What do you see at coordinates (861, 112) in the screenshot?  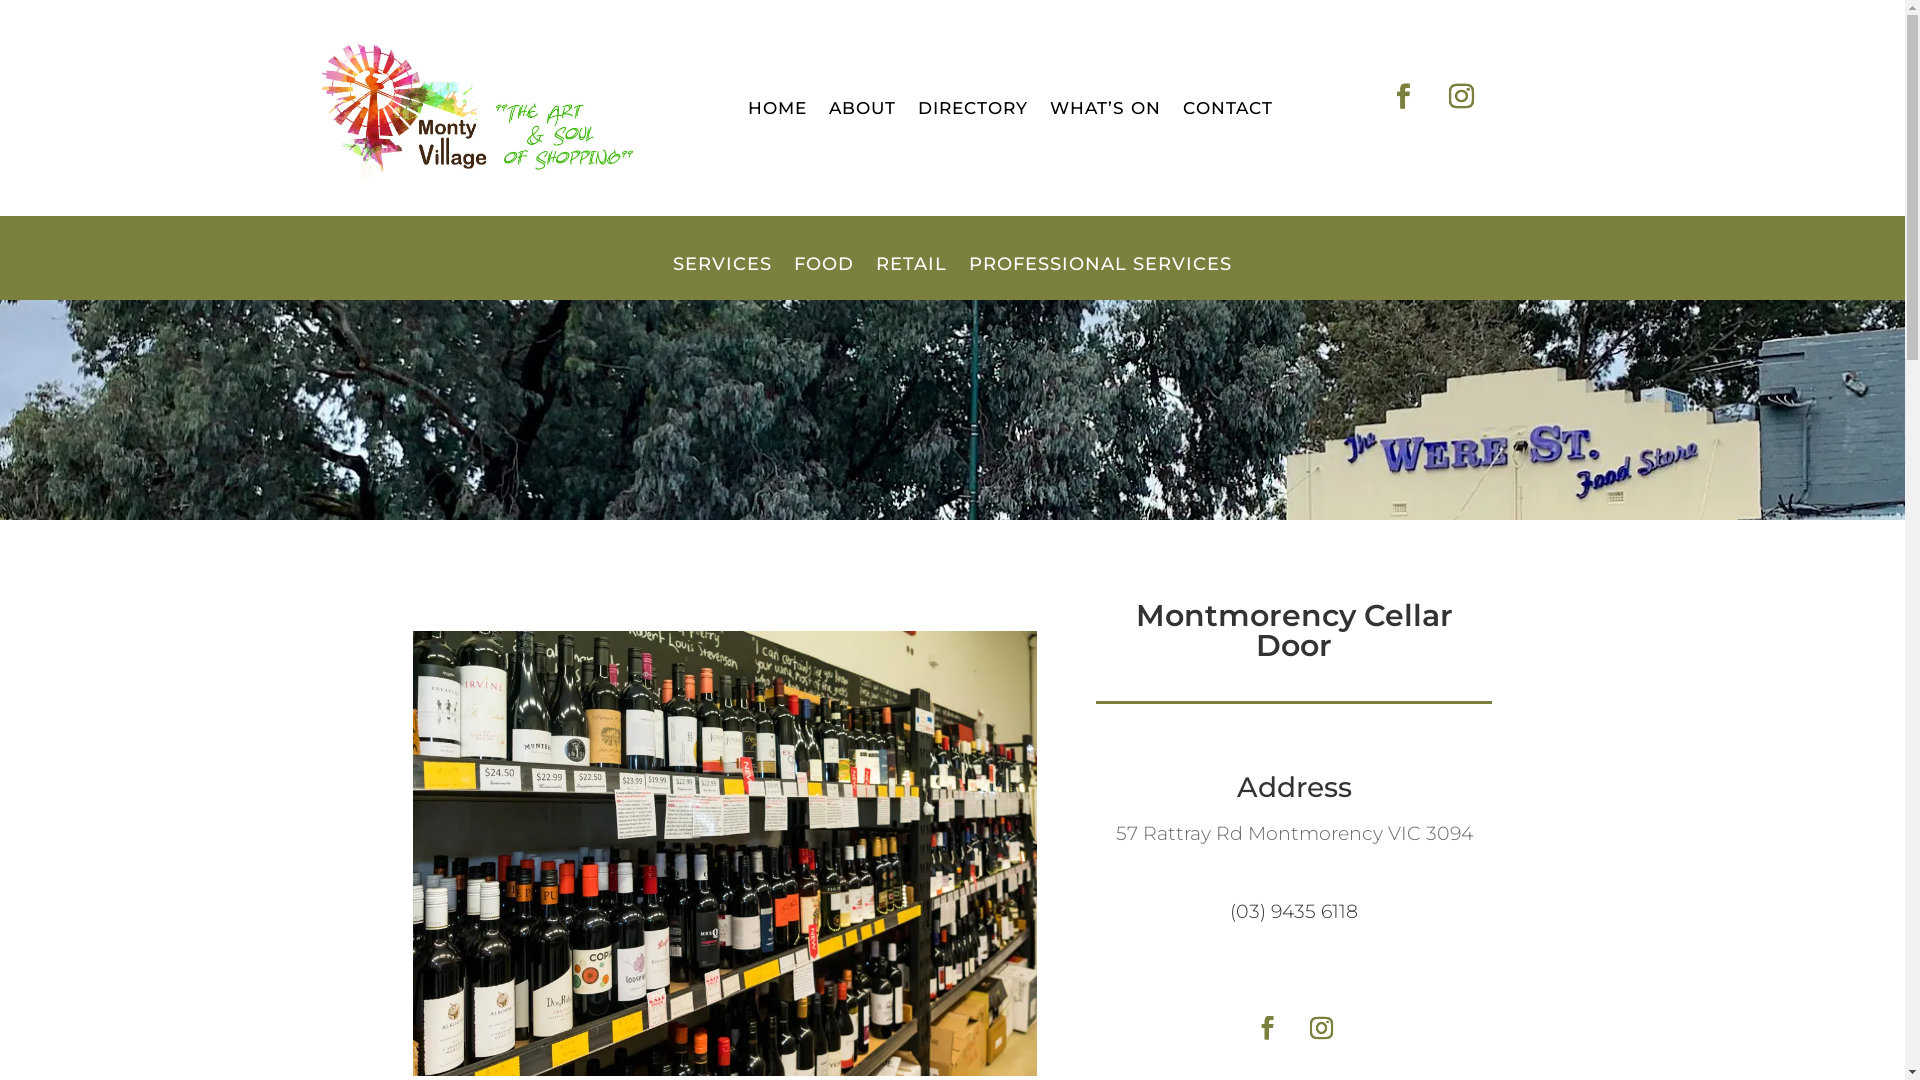 I see `'ABOUT'` at bounding box center [861, 112].